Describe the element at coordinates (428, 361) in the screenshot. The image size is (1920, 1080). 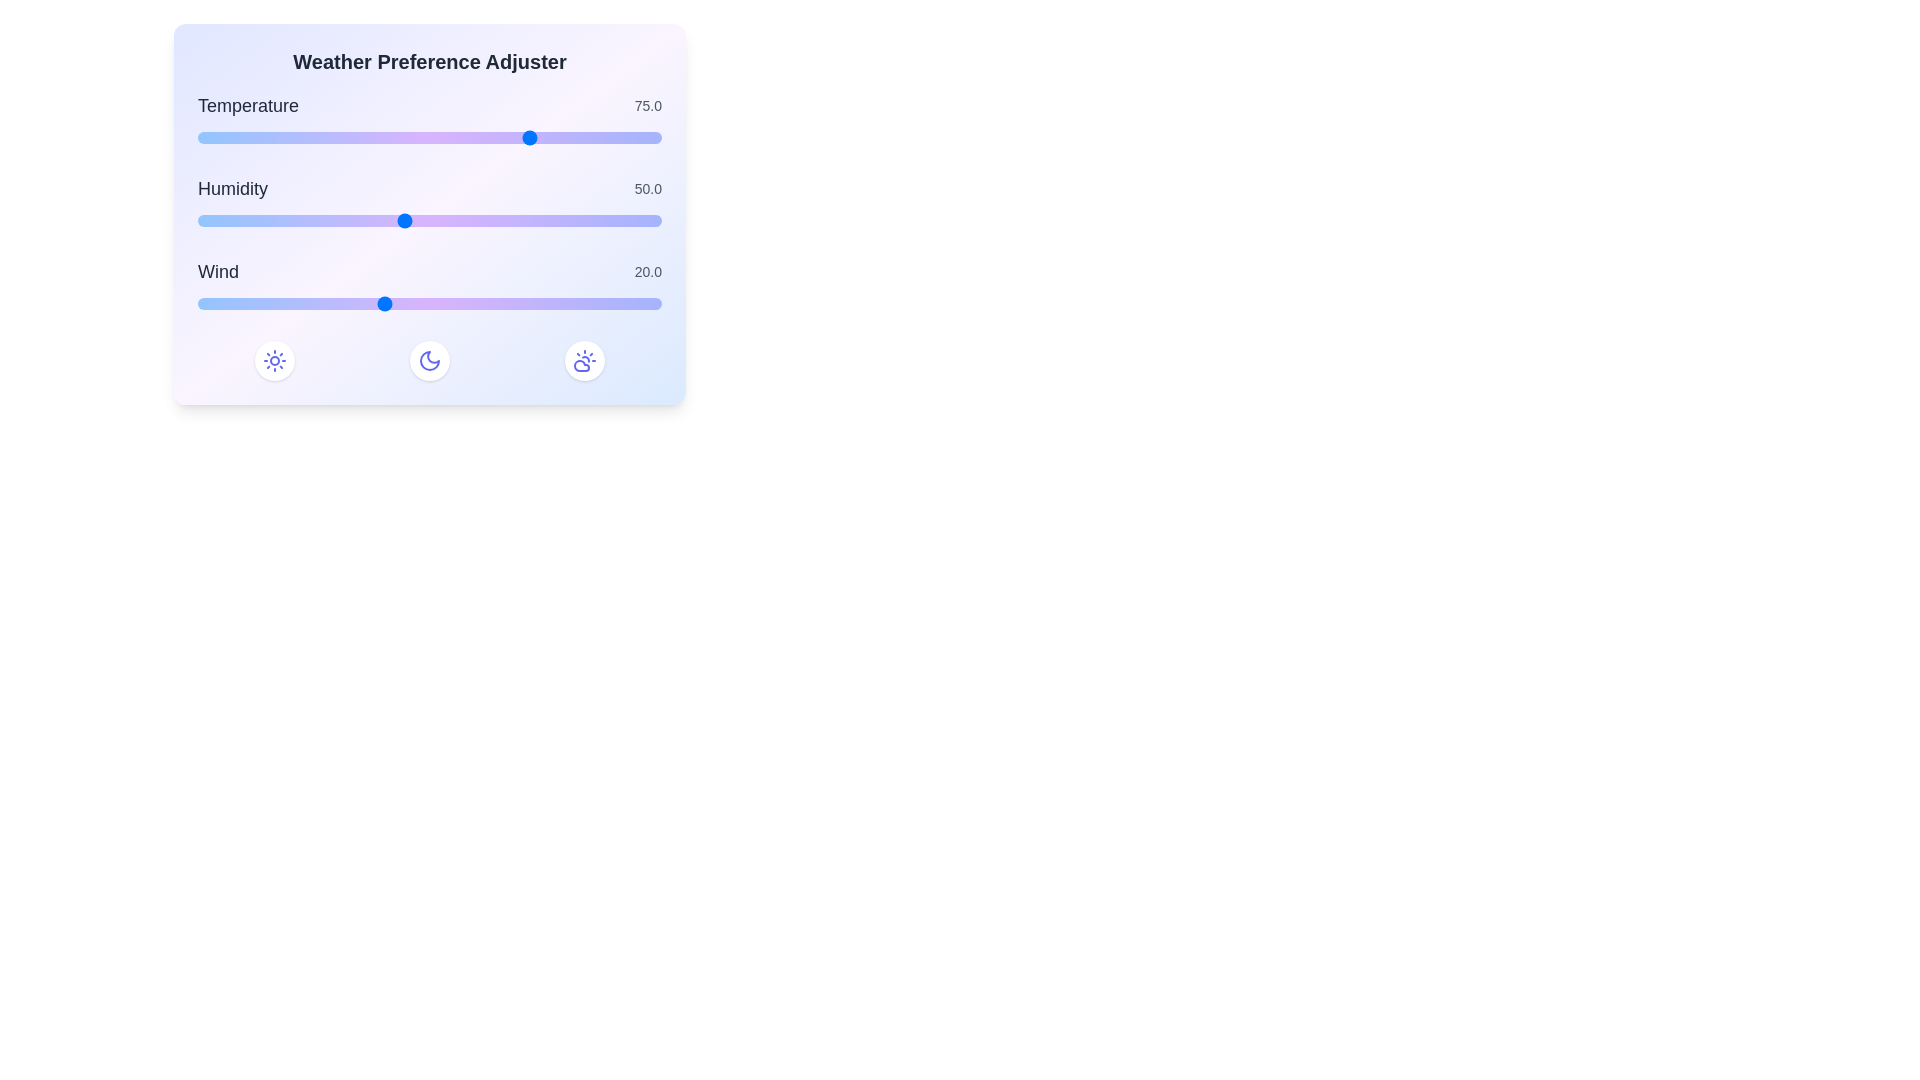
I see `the crescent moon icon styled in blue, located` at that location.